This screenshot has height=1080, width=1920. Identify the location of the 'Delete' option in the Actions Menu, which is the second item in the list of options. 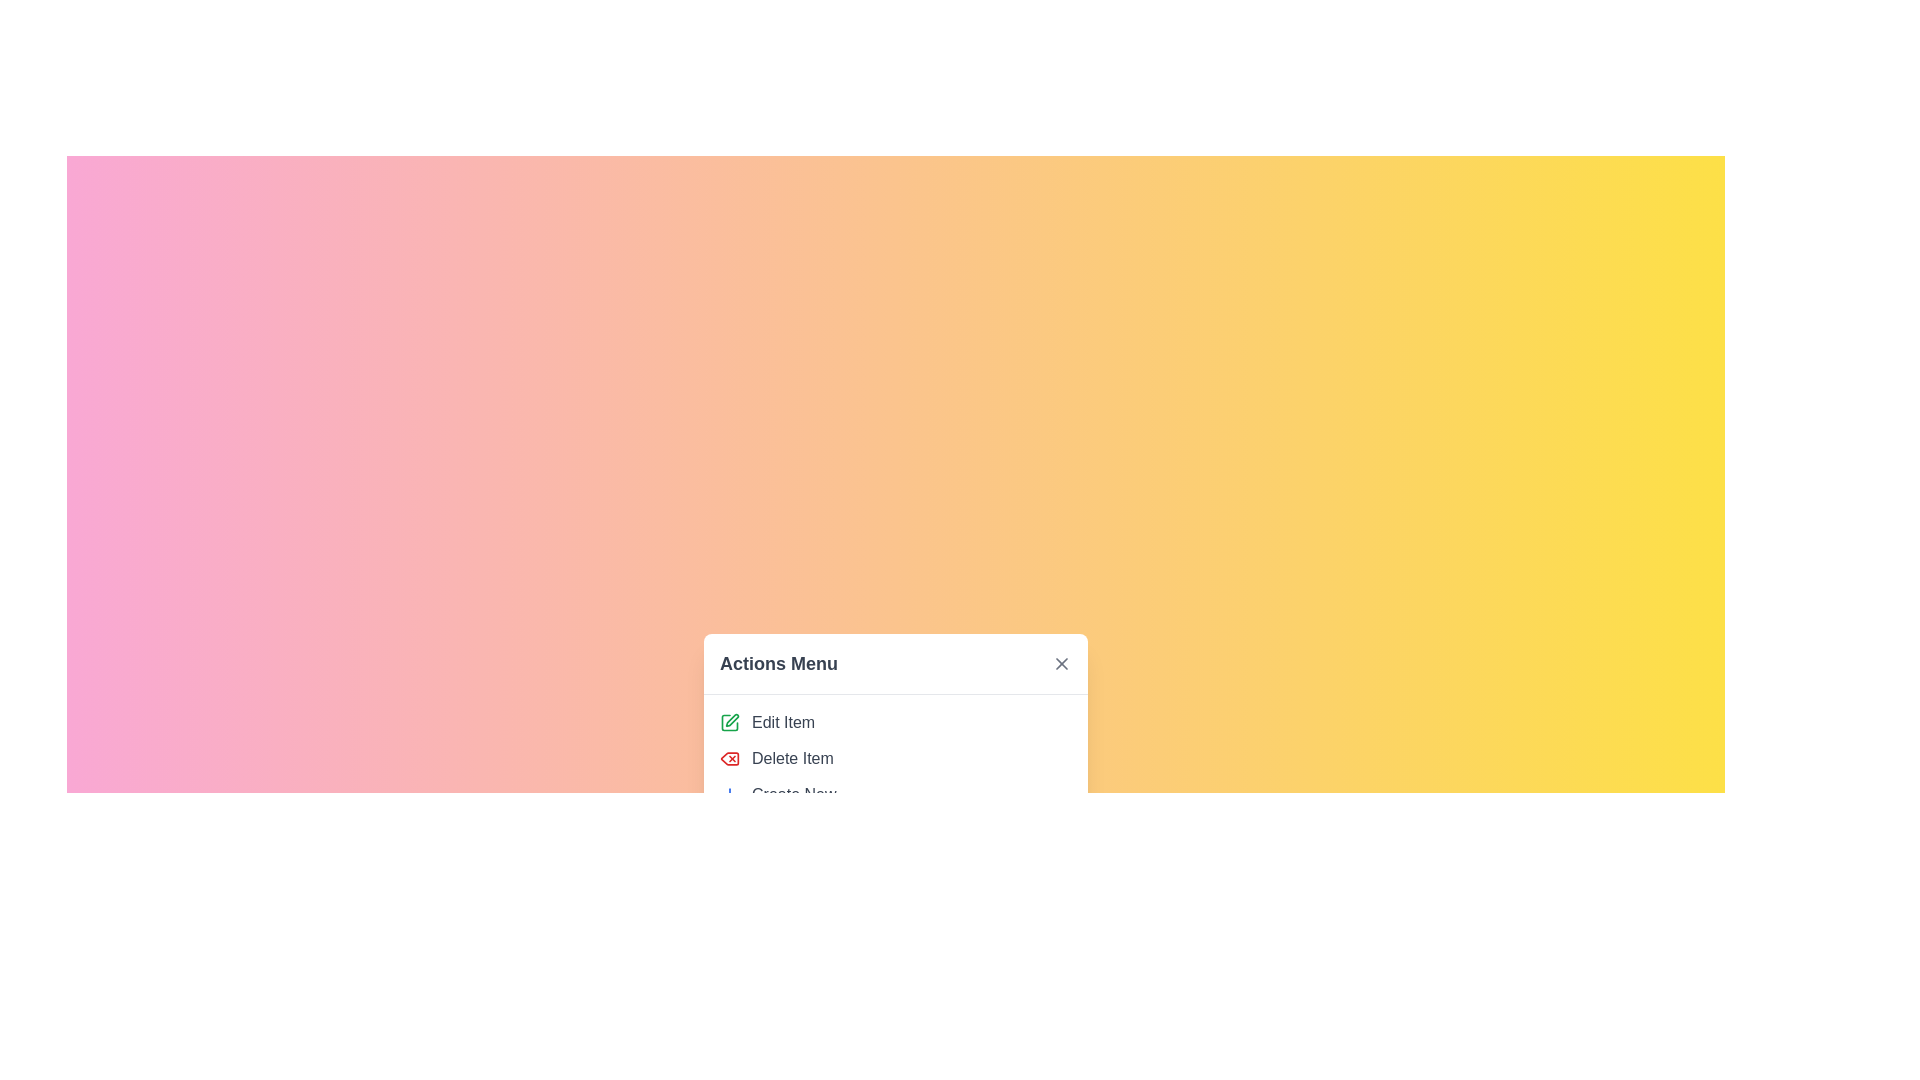
(791, 758).